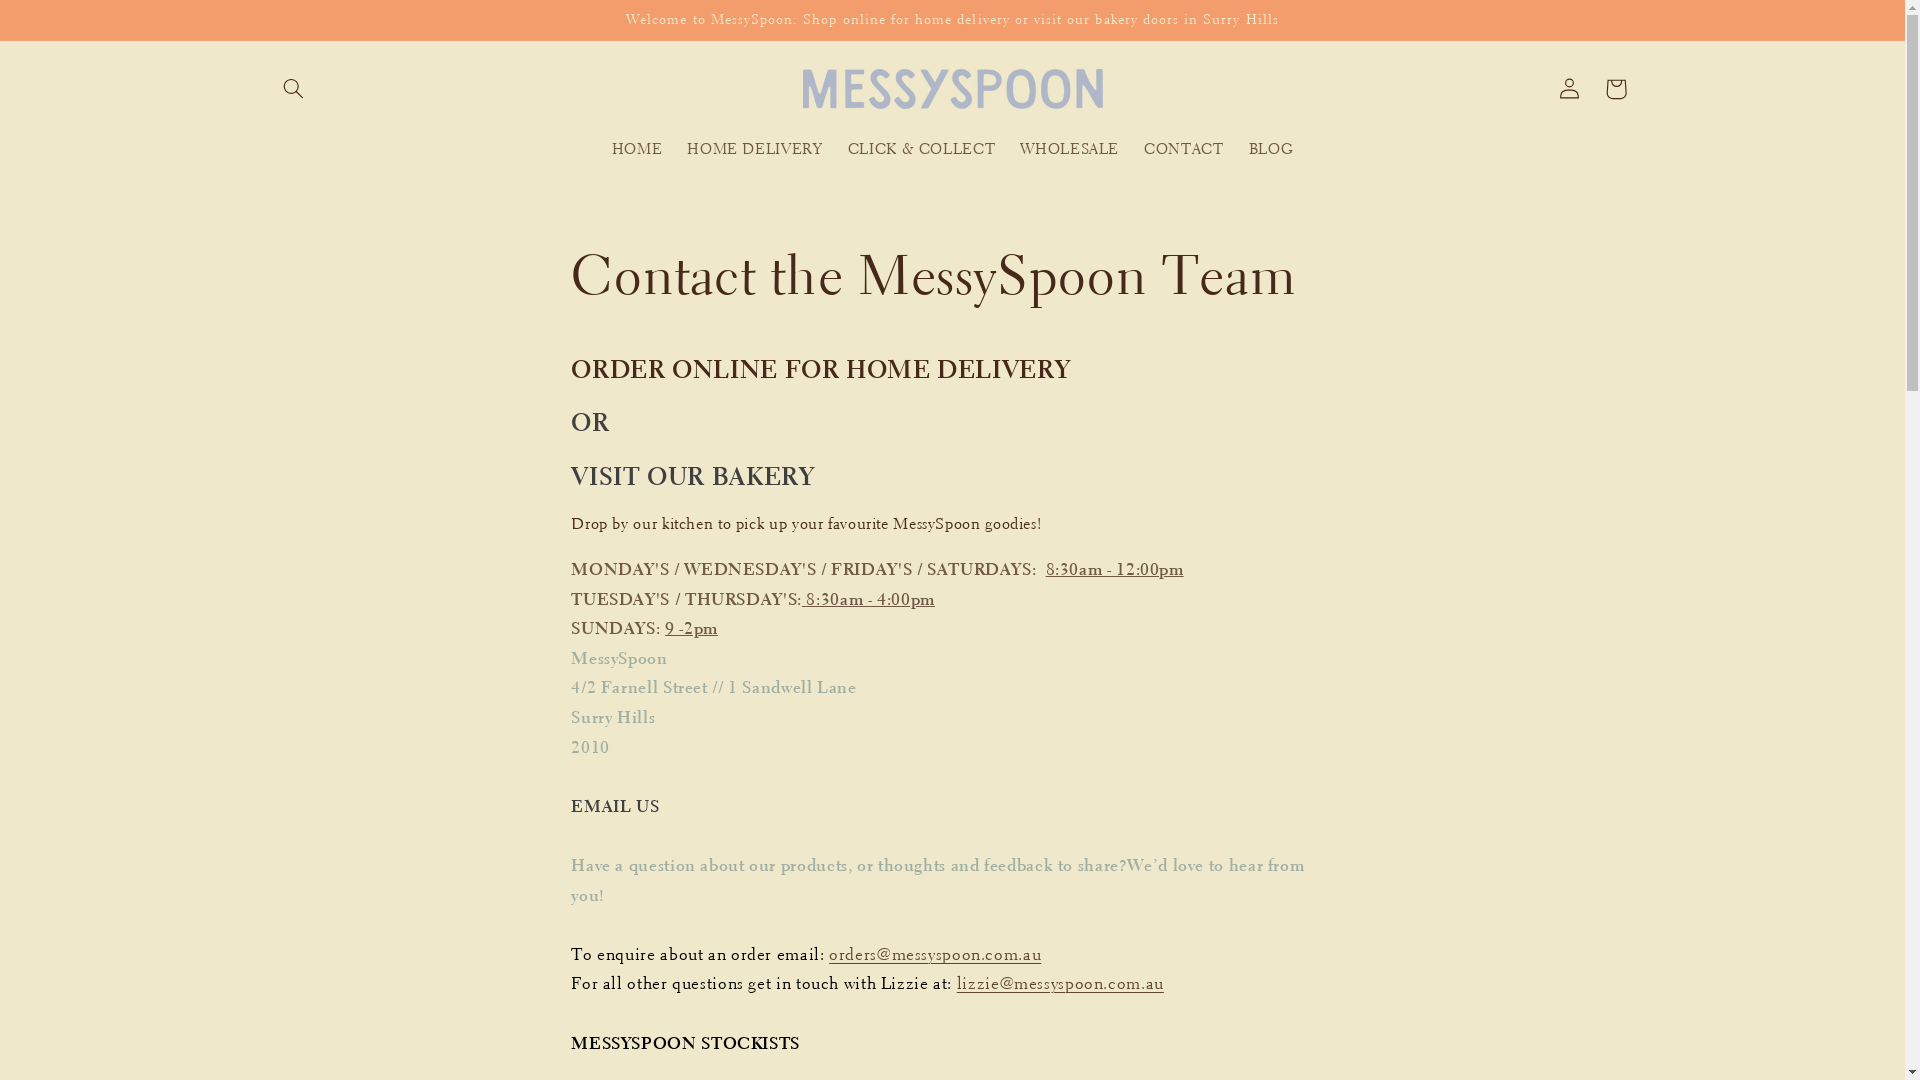 This screenshot has height=1080, width=1920. Describe the element at coordinates (920, 149) in the screenshot. I see `'CLICK & COLLECT'` at that location.